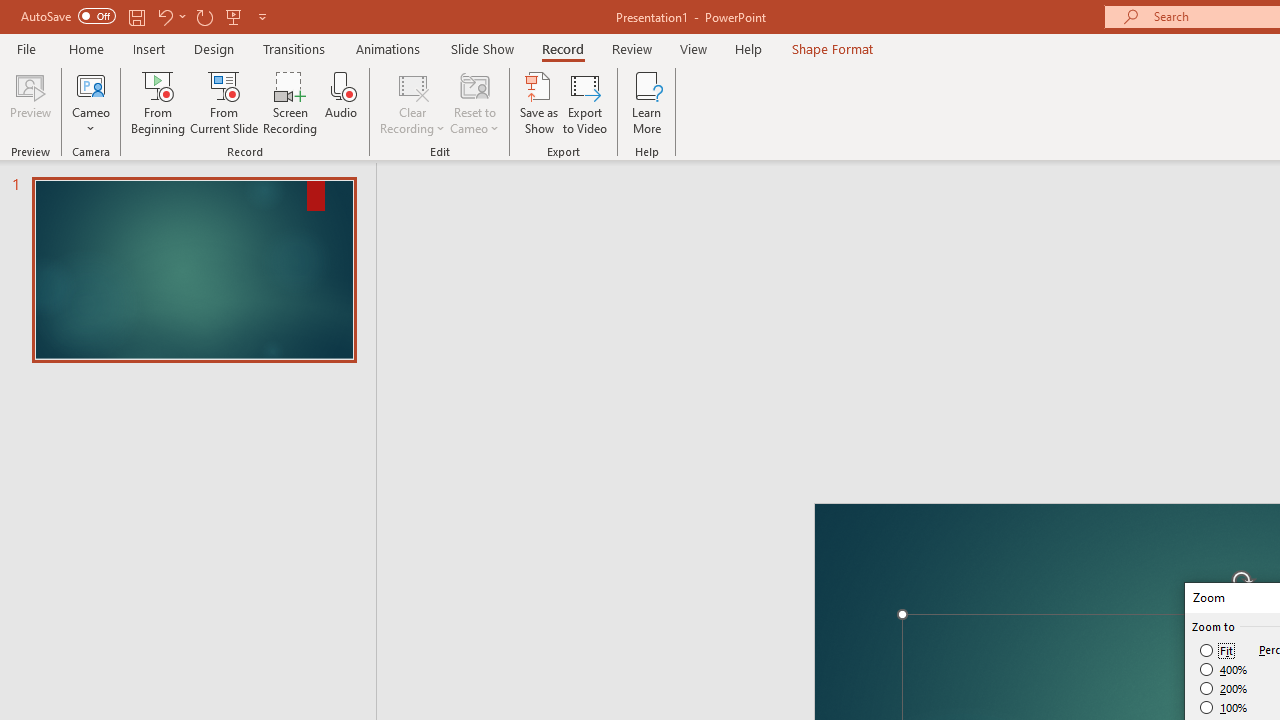 Image resolution: width=1280 pixels, height=720 pixels. What do you see at coordinates (289, 103) in the screenshot?
I see `'Screen Recording'` at bounding box center [289, 103].